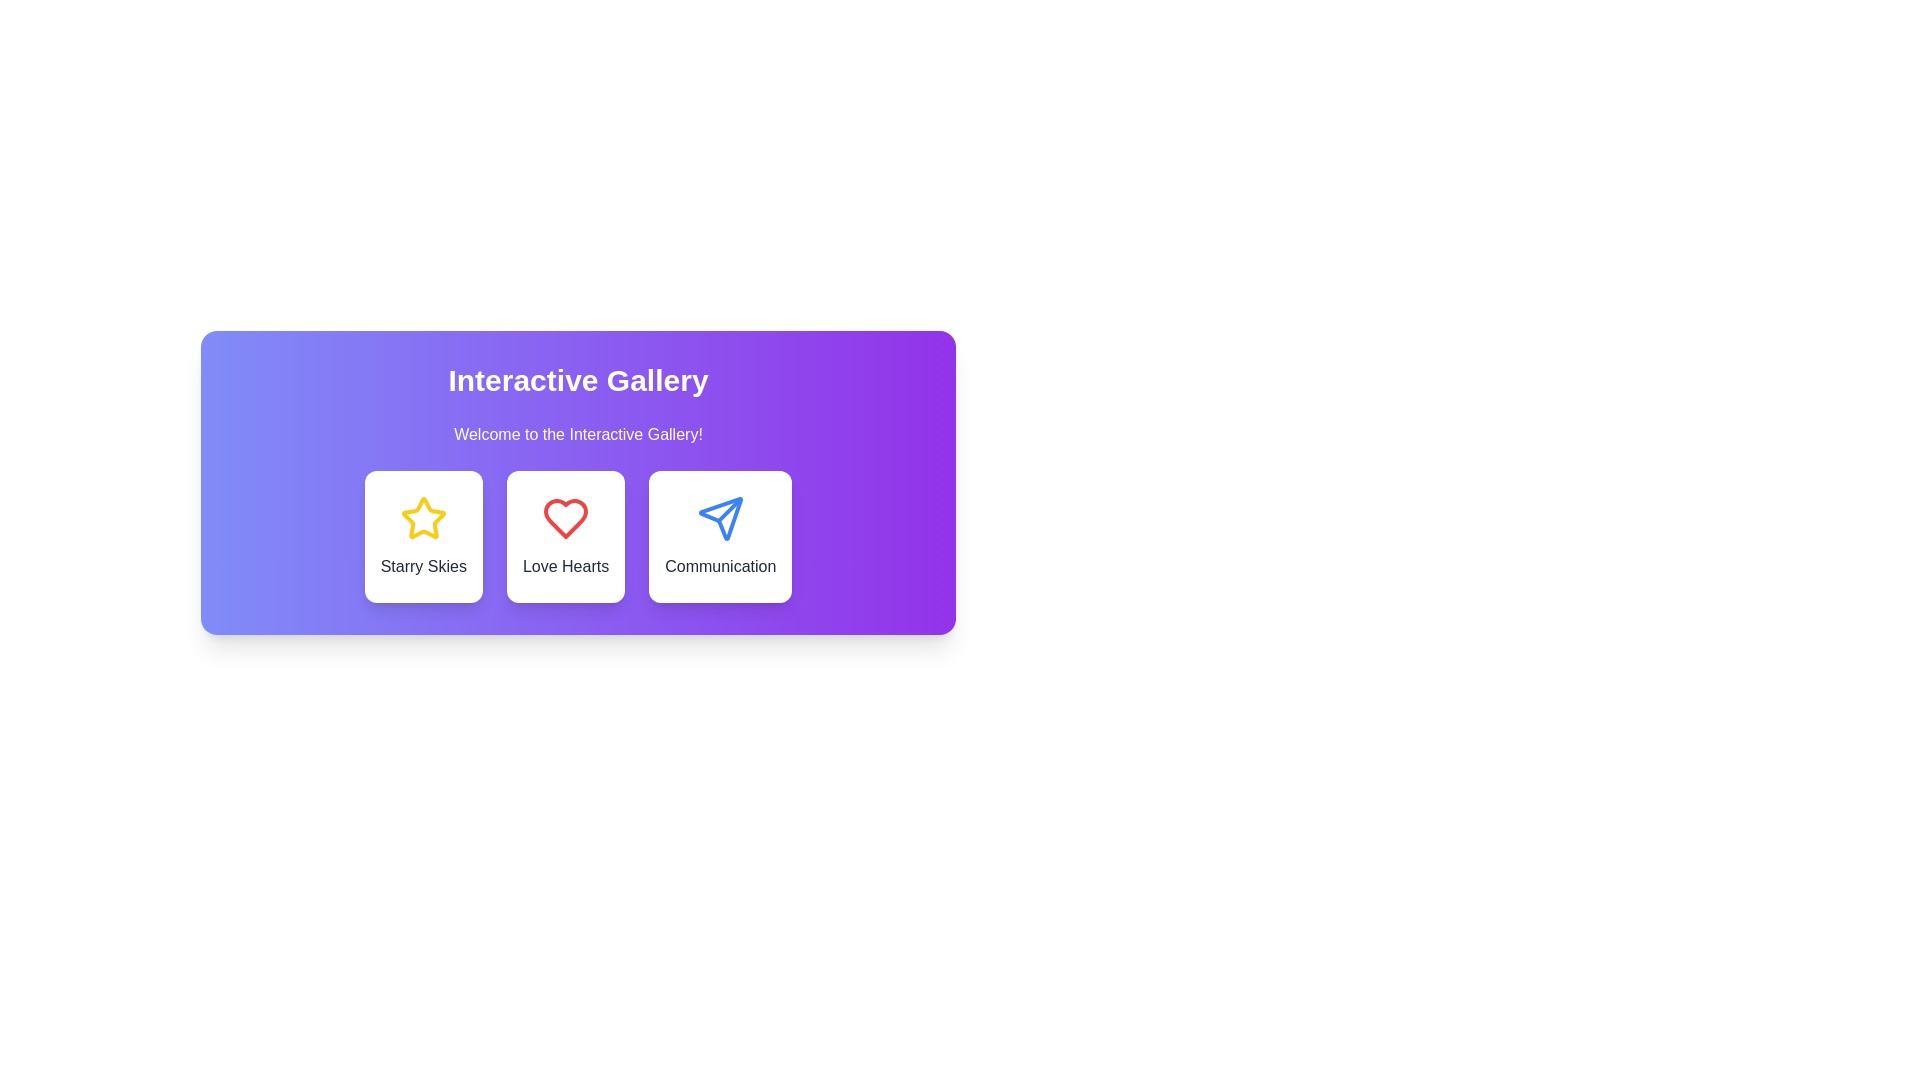  Describe the element at coordinates (720, 535) in the screenshot. I see `the Card button element labeled 'Communication', which features a blue paper-plane icon and is the third card in a group of three` at that location.